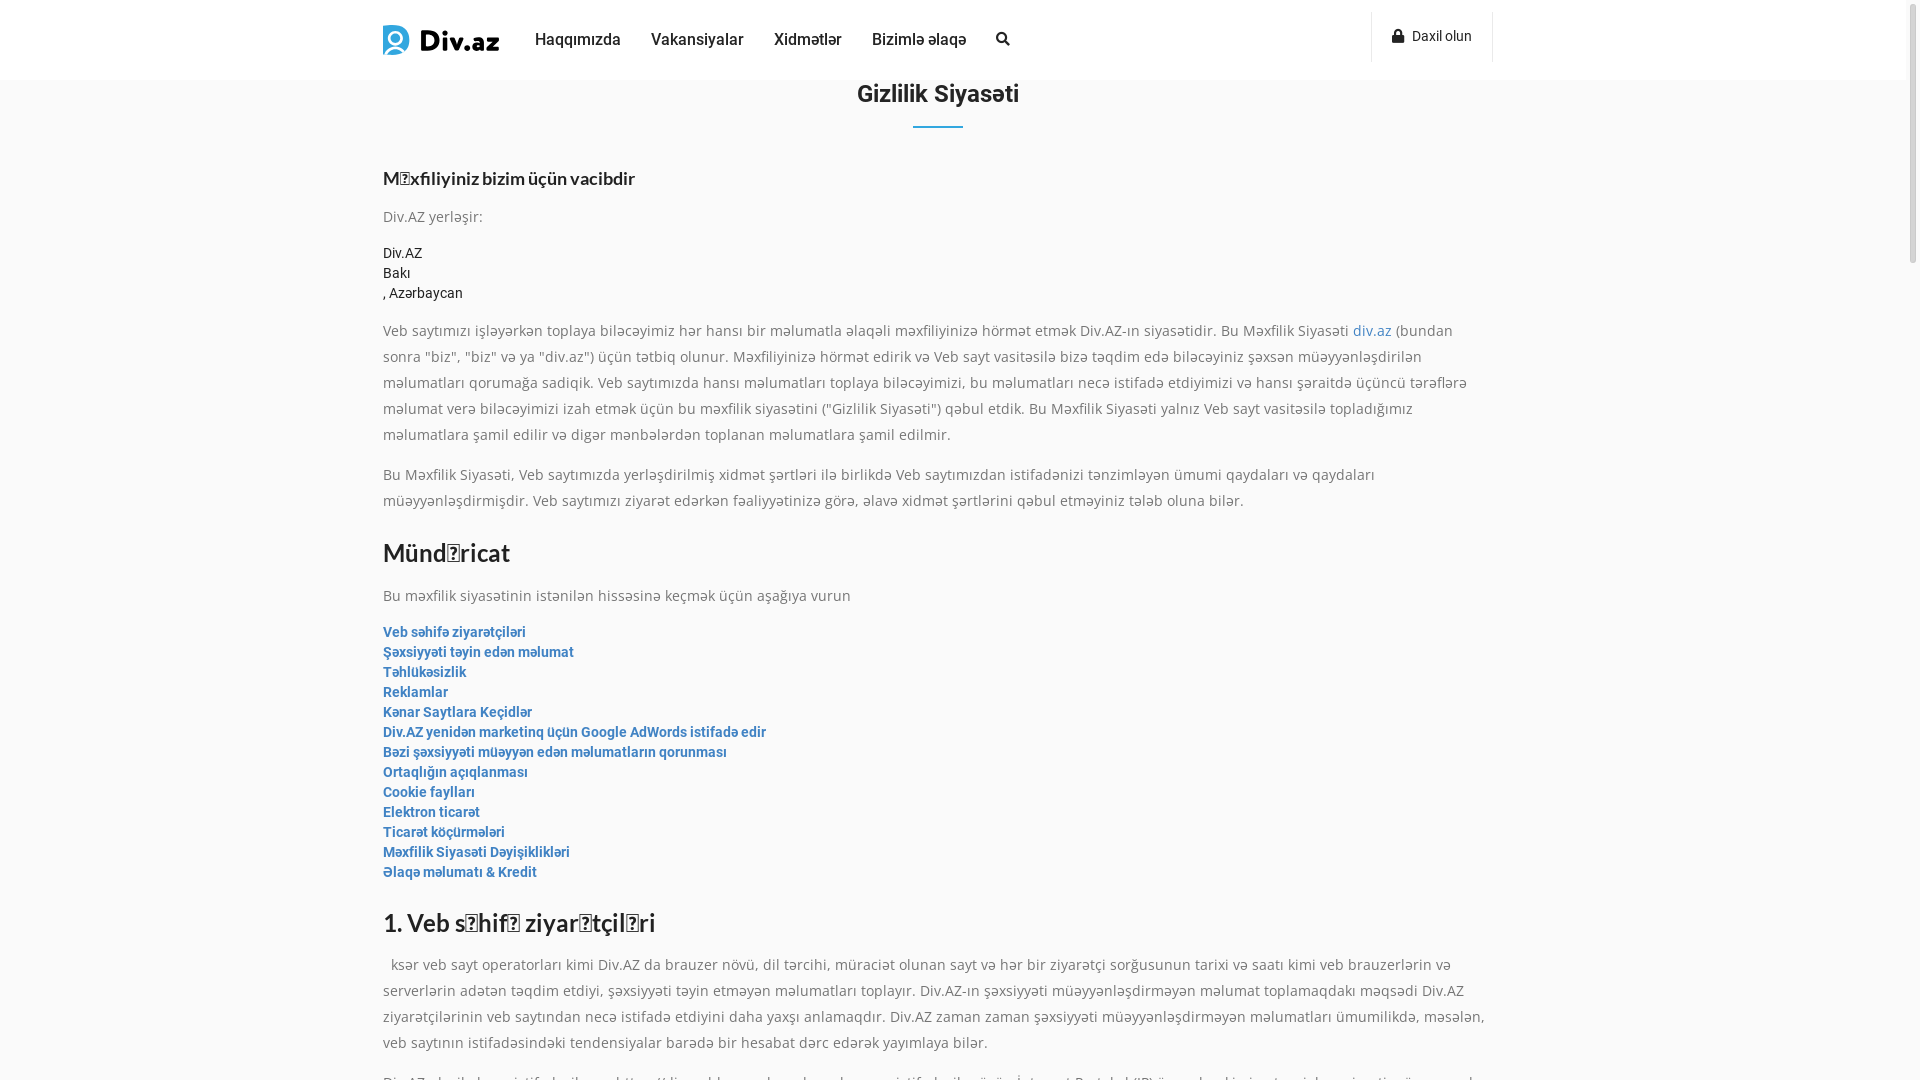 The width and height of the screenshot is (1920, 1080). What do you see at coordinates (414, 690) in the screenshot?
I see `'Reklamlar'` at bounding box center [414, 690].